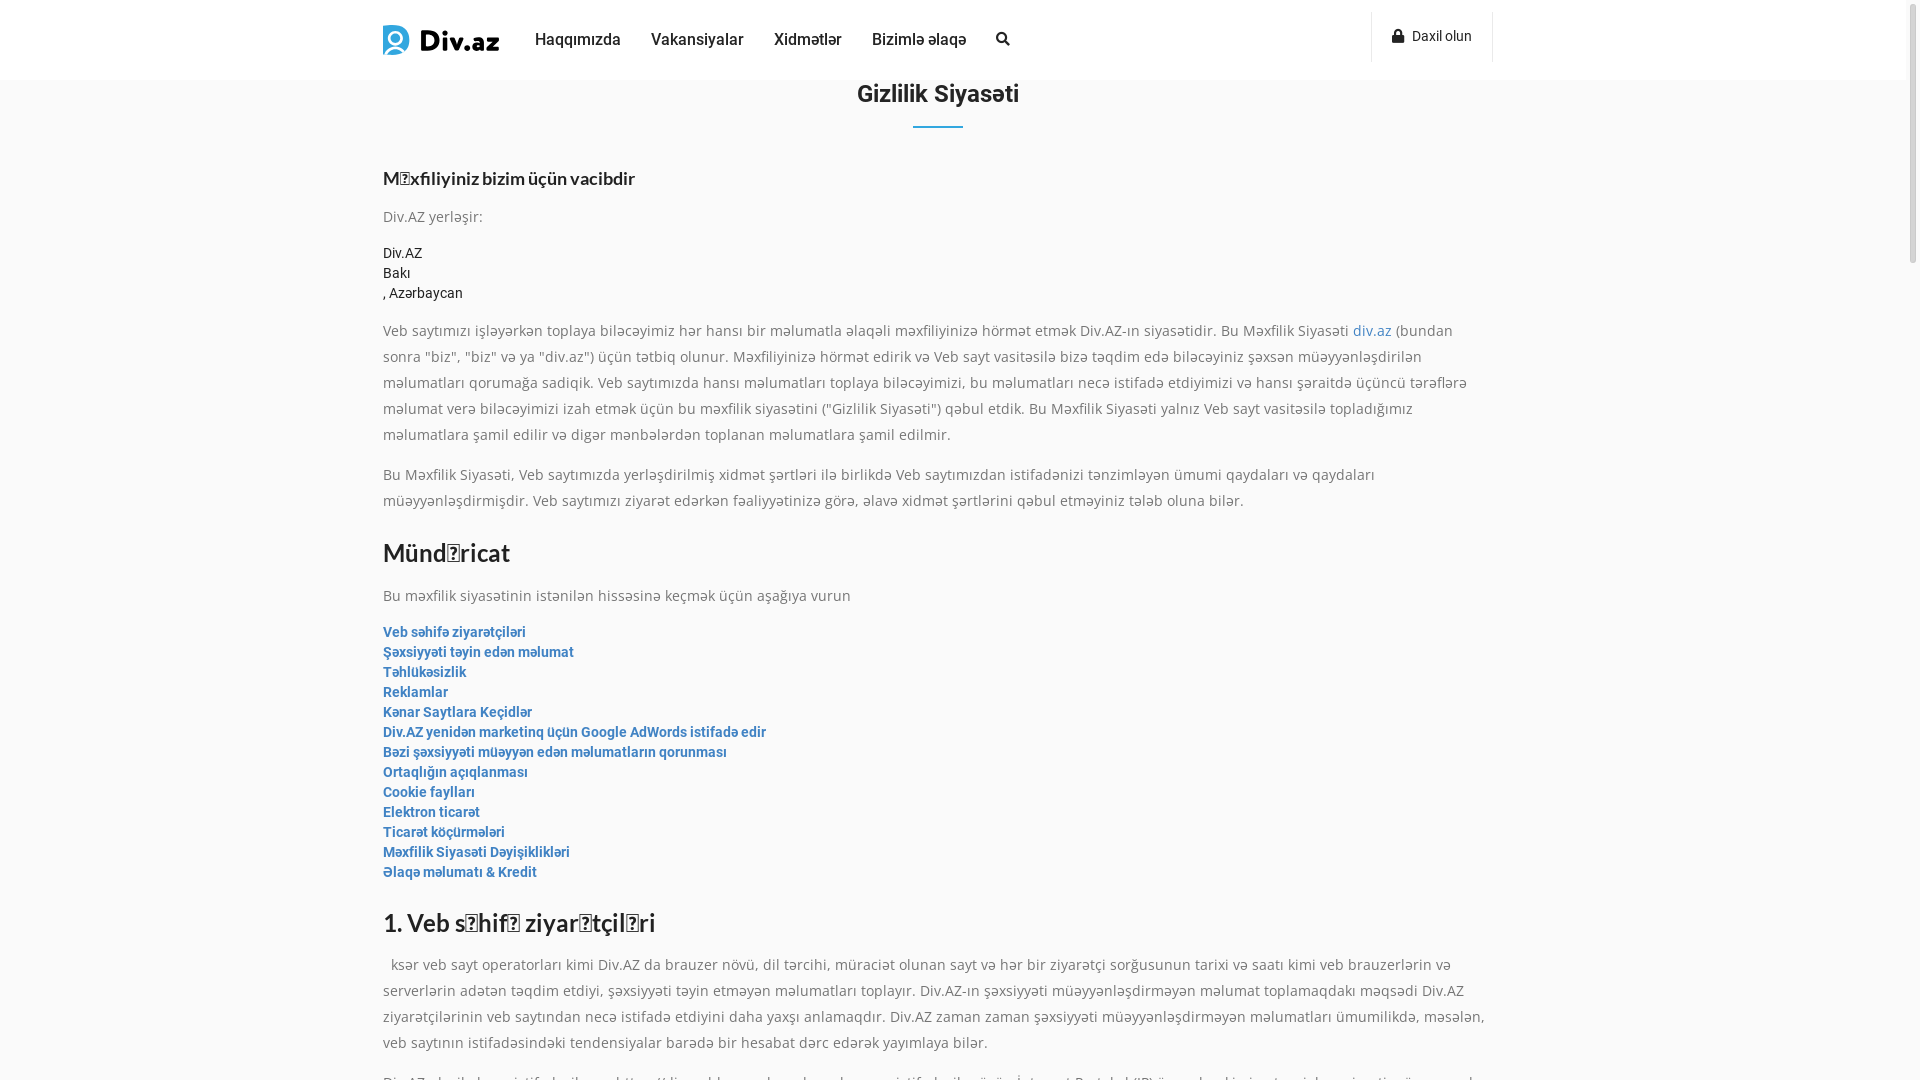 The width and height of the screenshot is (1920, 1080). What do you see at coordinates (414, 690) in the screenshot?
I see `'Reklamlar'` at bounding box center [414, 690].